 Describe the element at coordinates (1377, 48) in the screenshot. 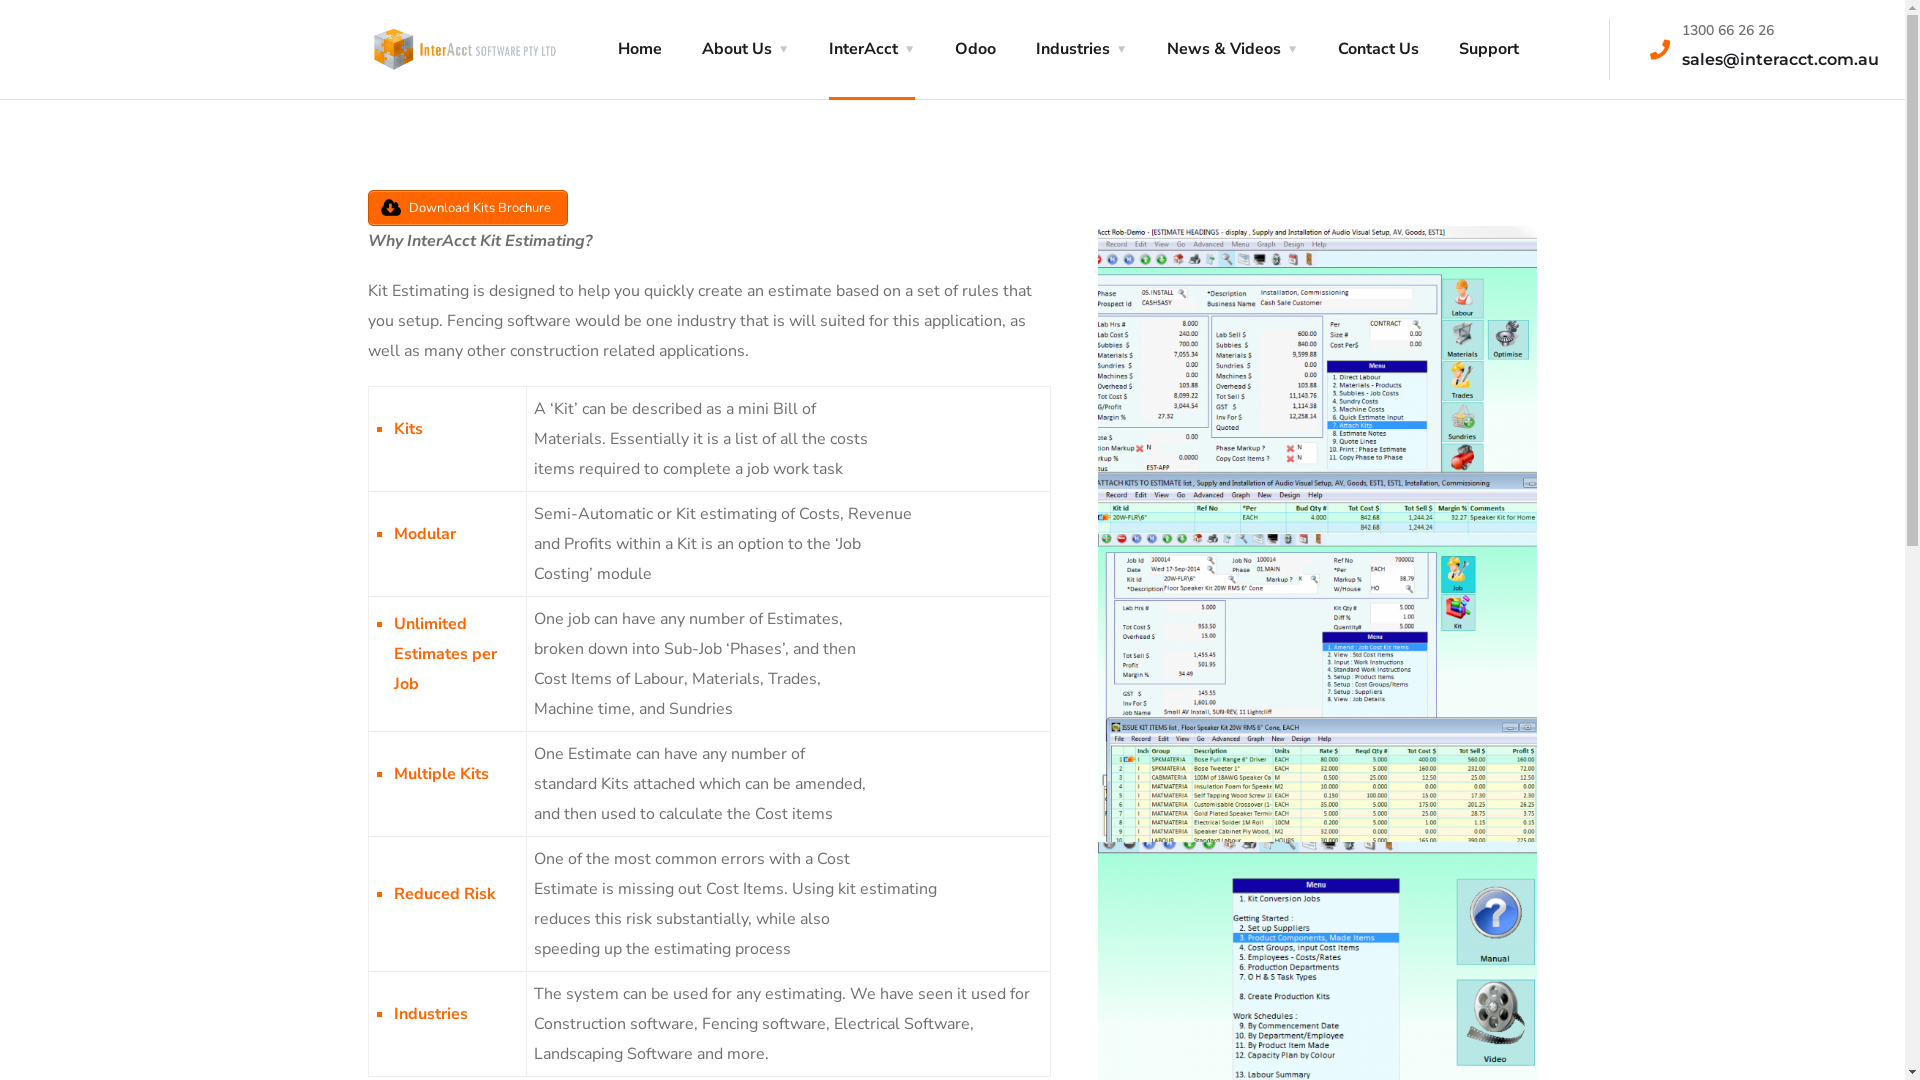

I see `'Contact Us'` at that location.